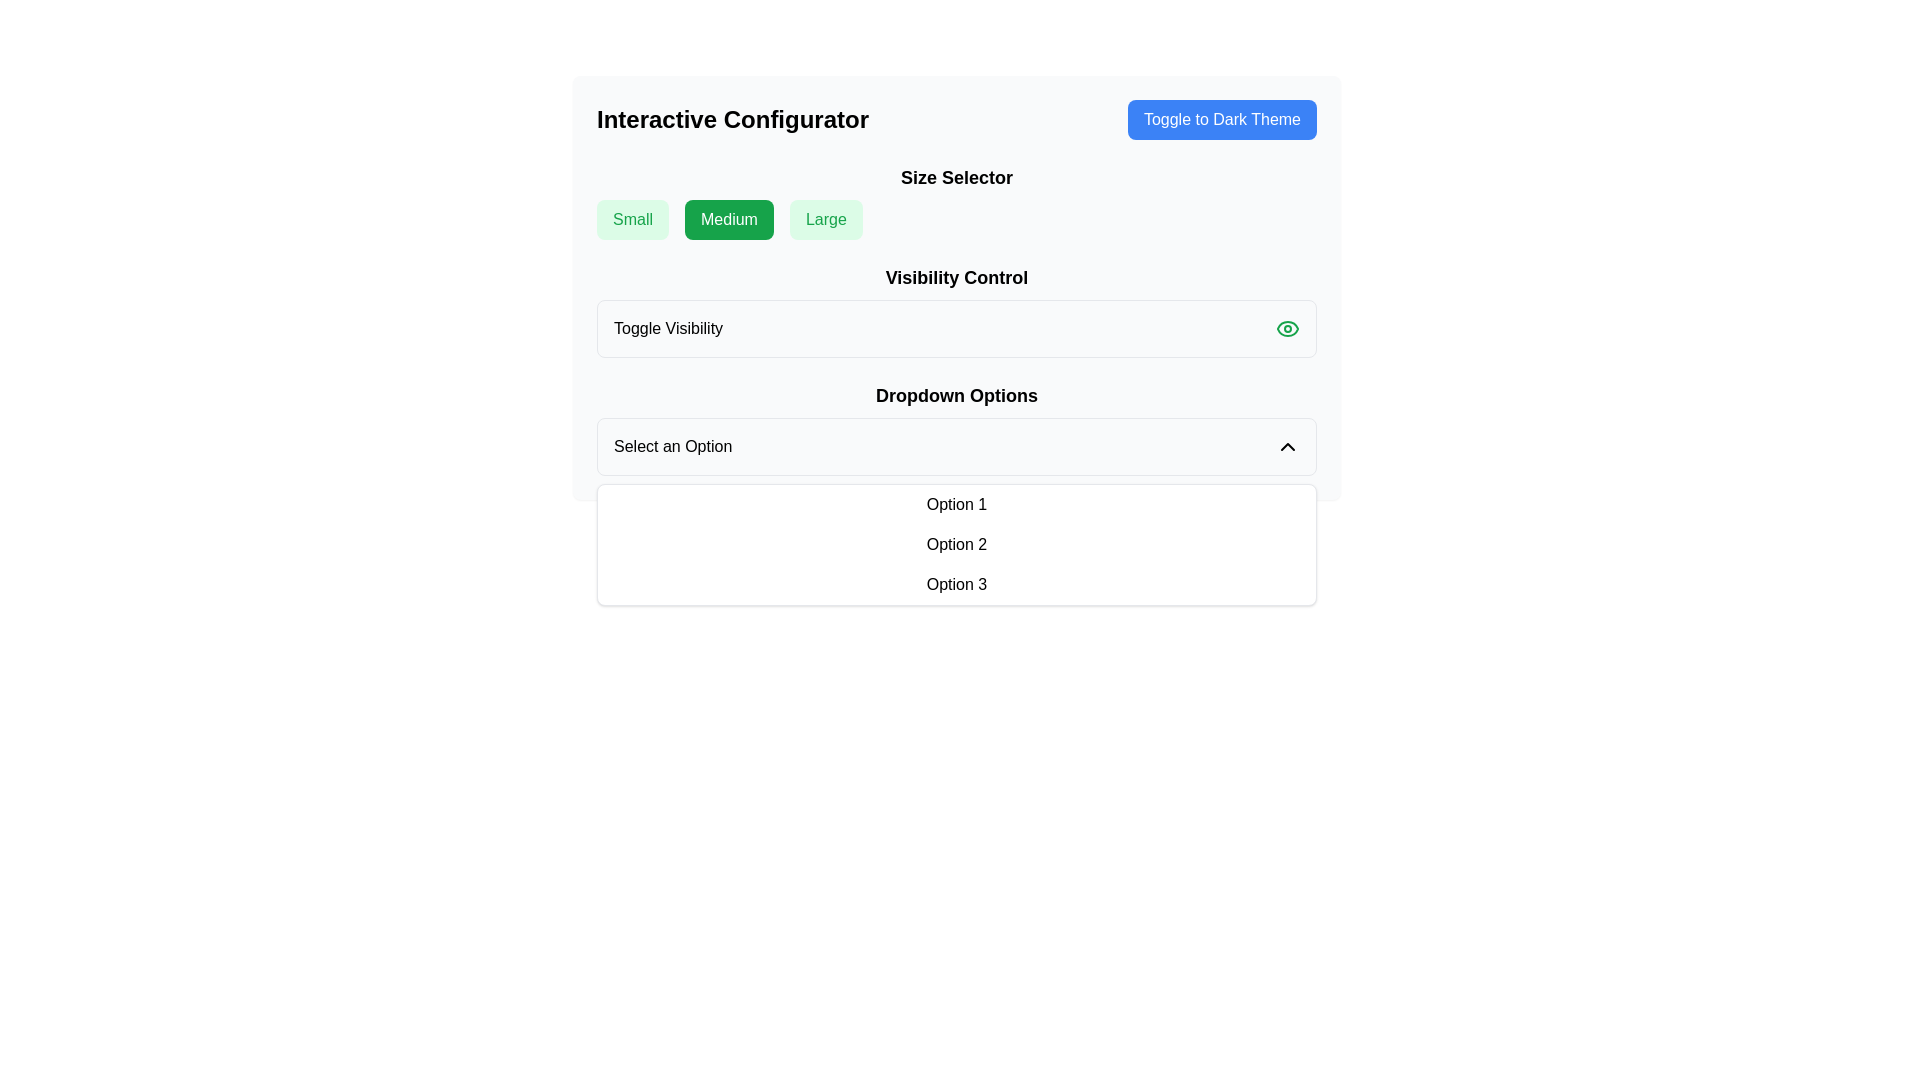 This screenshot has height=1080, width=1920. What do you see at coordinates (1287, 446) in the screenshot?
I see `the Chevron Up icon in the top-right corner of the 'Select an Option' dropdown` at bounding box center [1287, 446].